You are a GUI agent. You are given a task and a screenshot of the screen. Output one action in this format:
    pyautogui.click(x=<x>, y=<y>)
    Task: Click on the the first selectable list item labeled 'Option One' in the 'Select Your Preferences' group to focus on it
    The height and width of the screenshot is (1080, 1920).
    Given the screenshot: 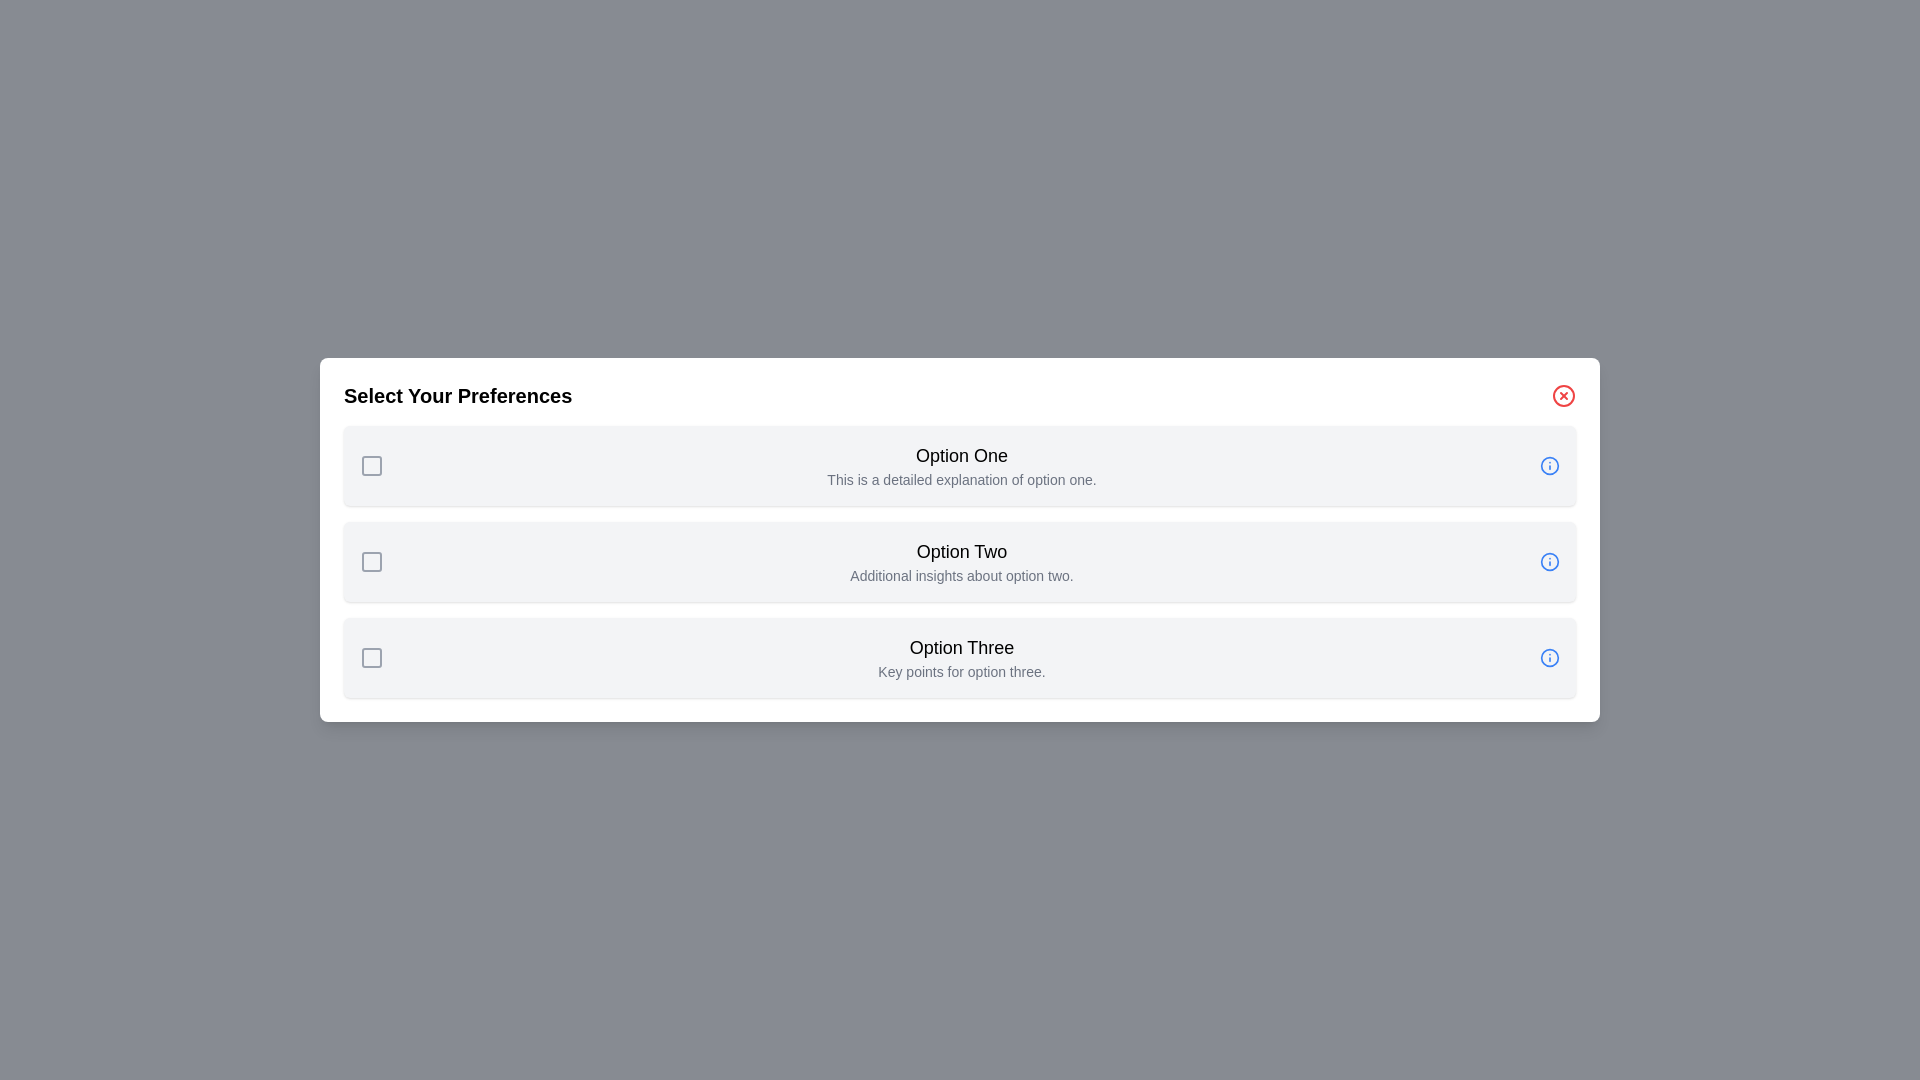 What is the action you would take?
    pyautogui.click(x=960, y=466)
    